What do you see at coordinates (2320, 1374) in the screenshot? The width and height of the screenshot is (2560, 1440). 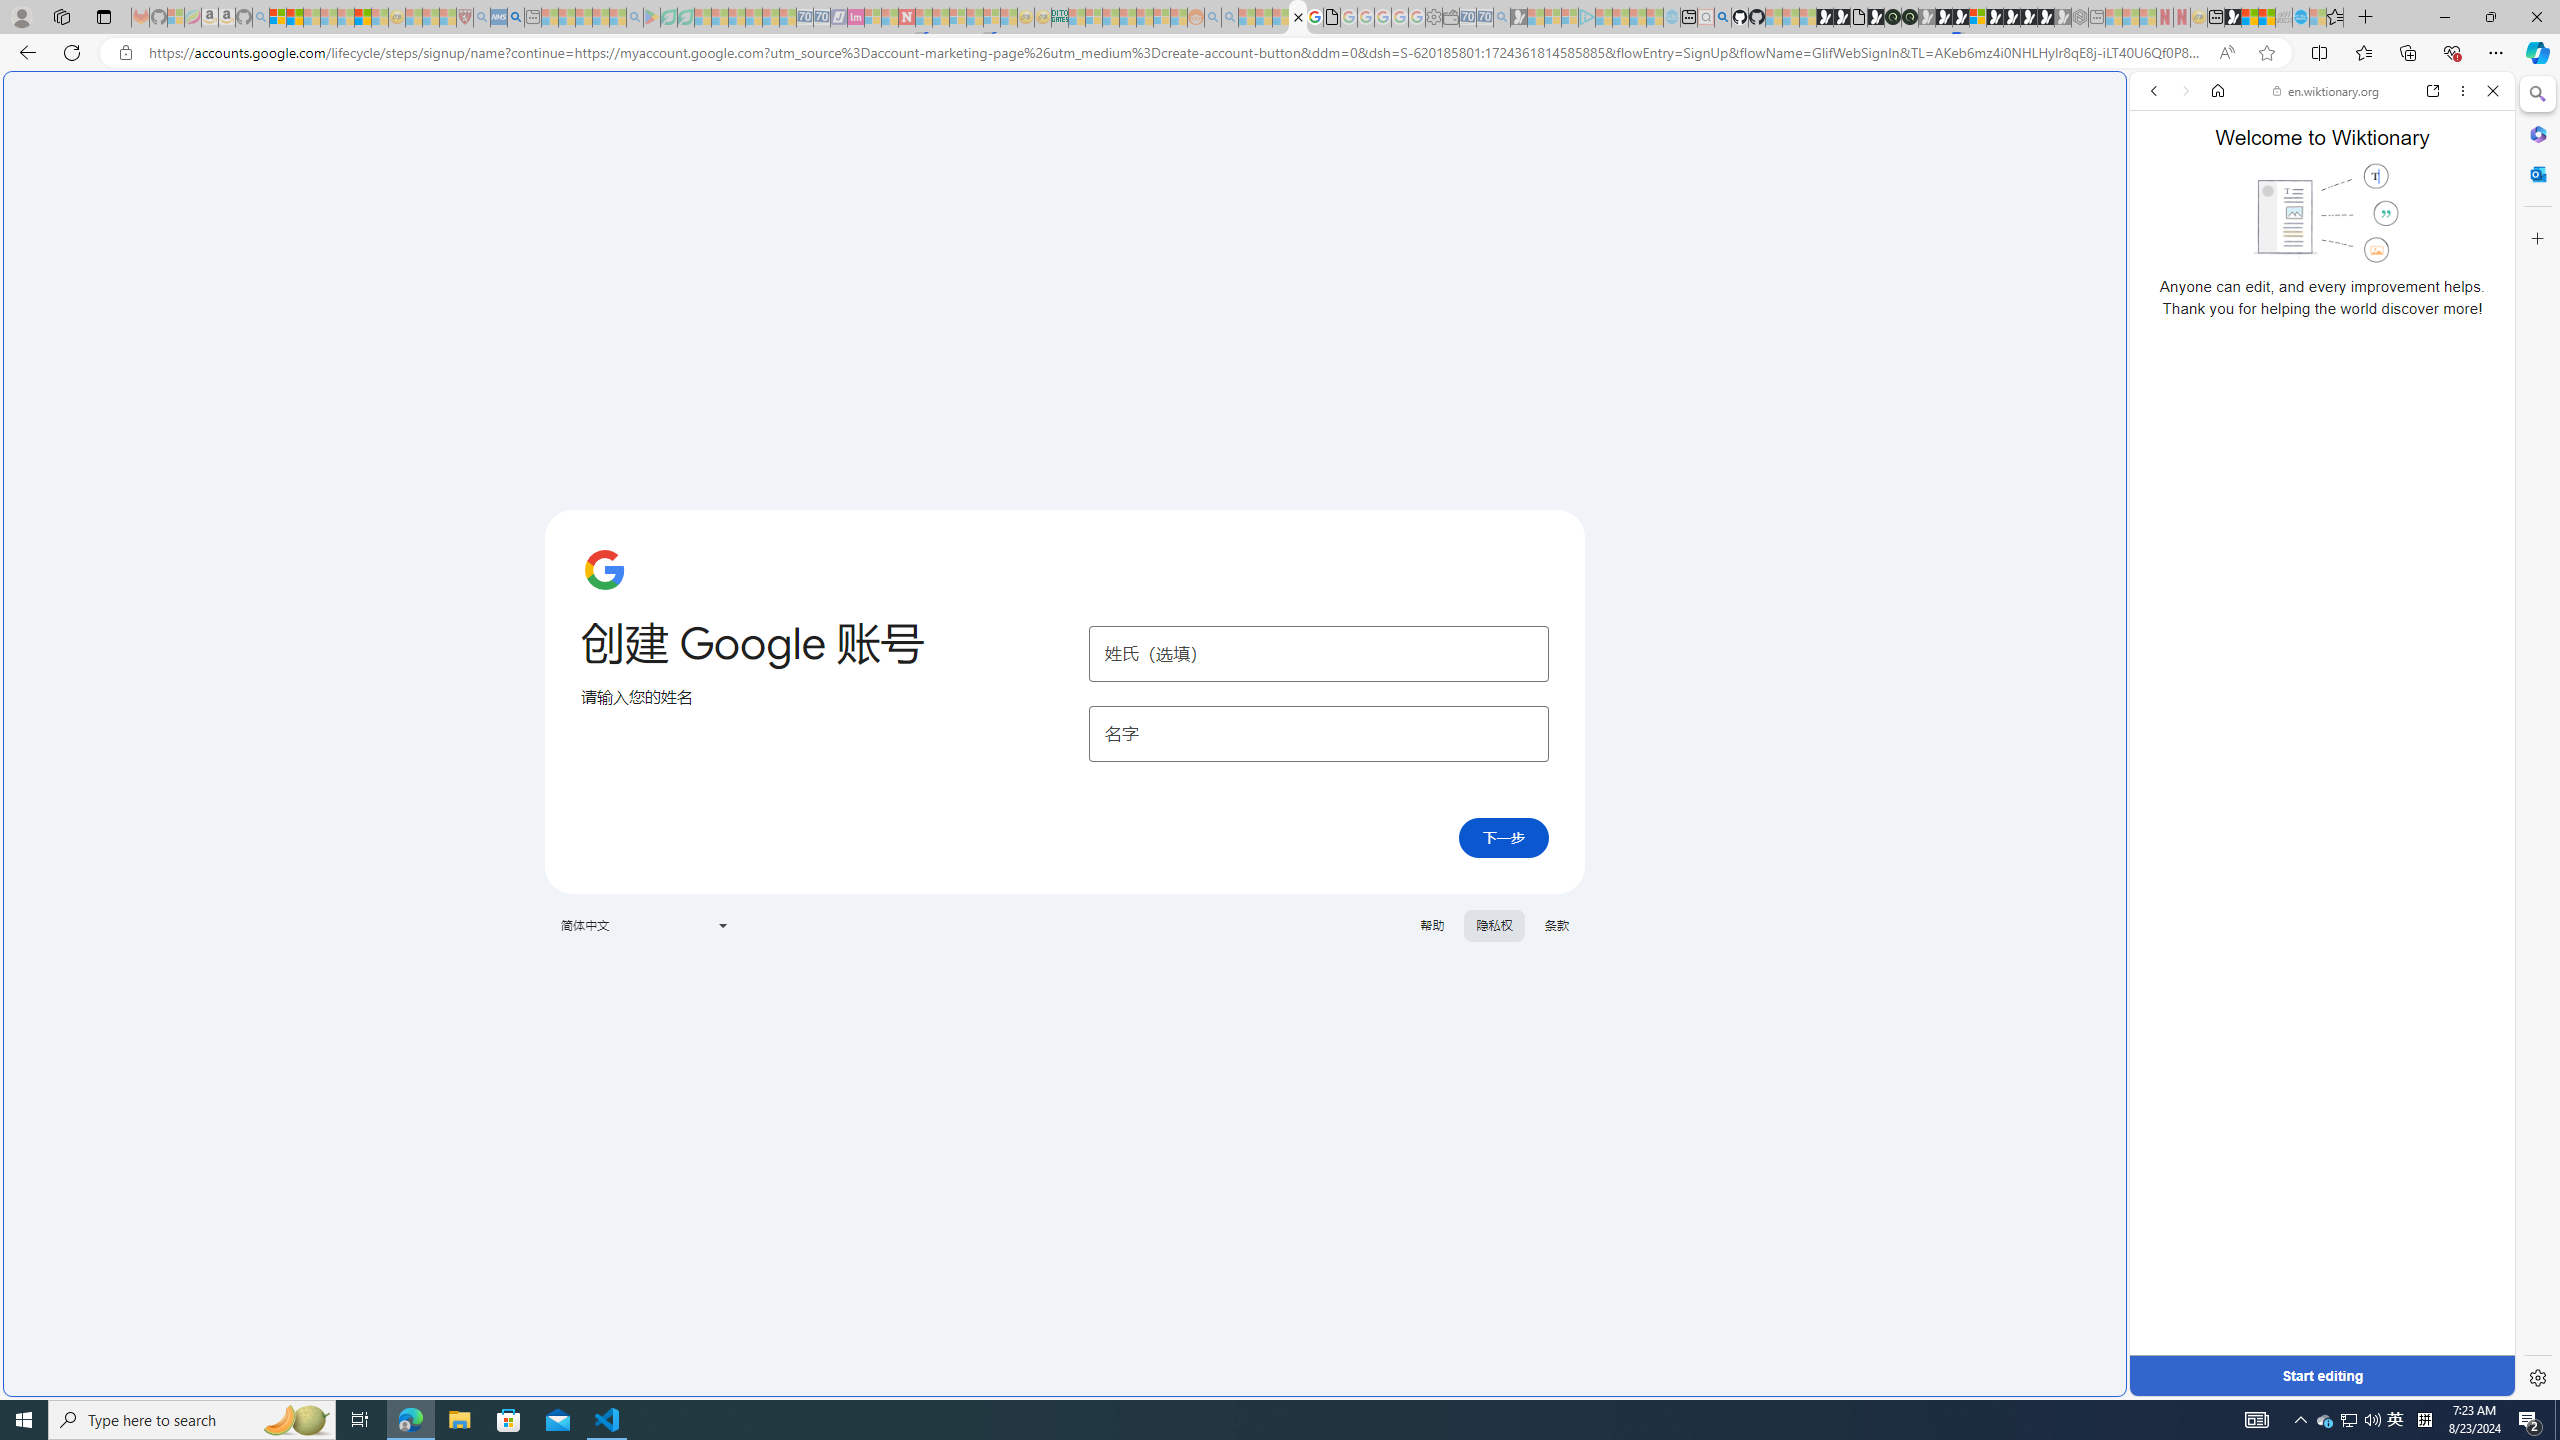 I see `'Start editing'` at bounding box center [2320, 1374].